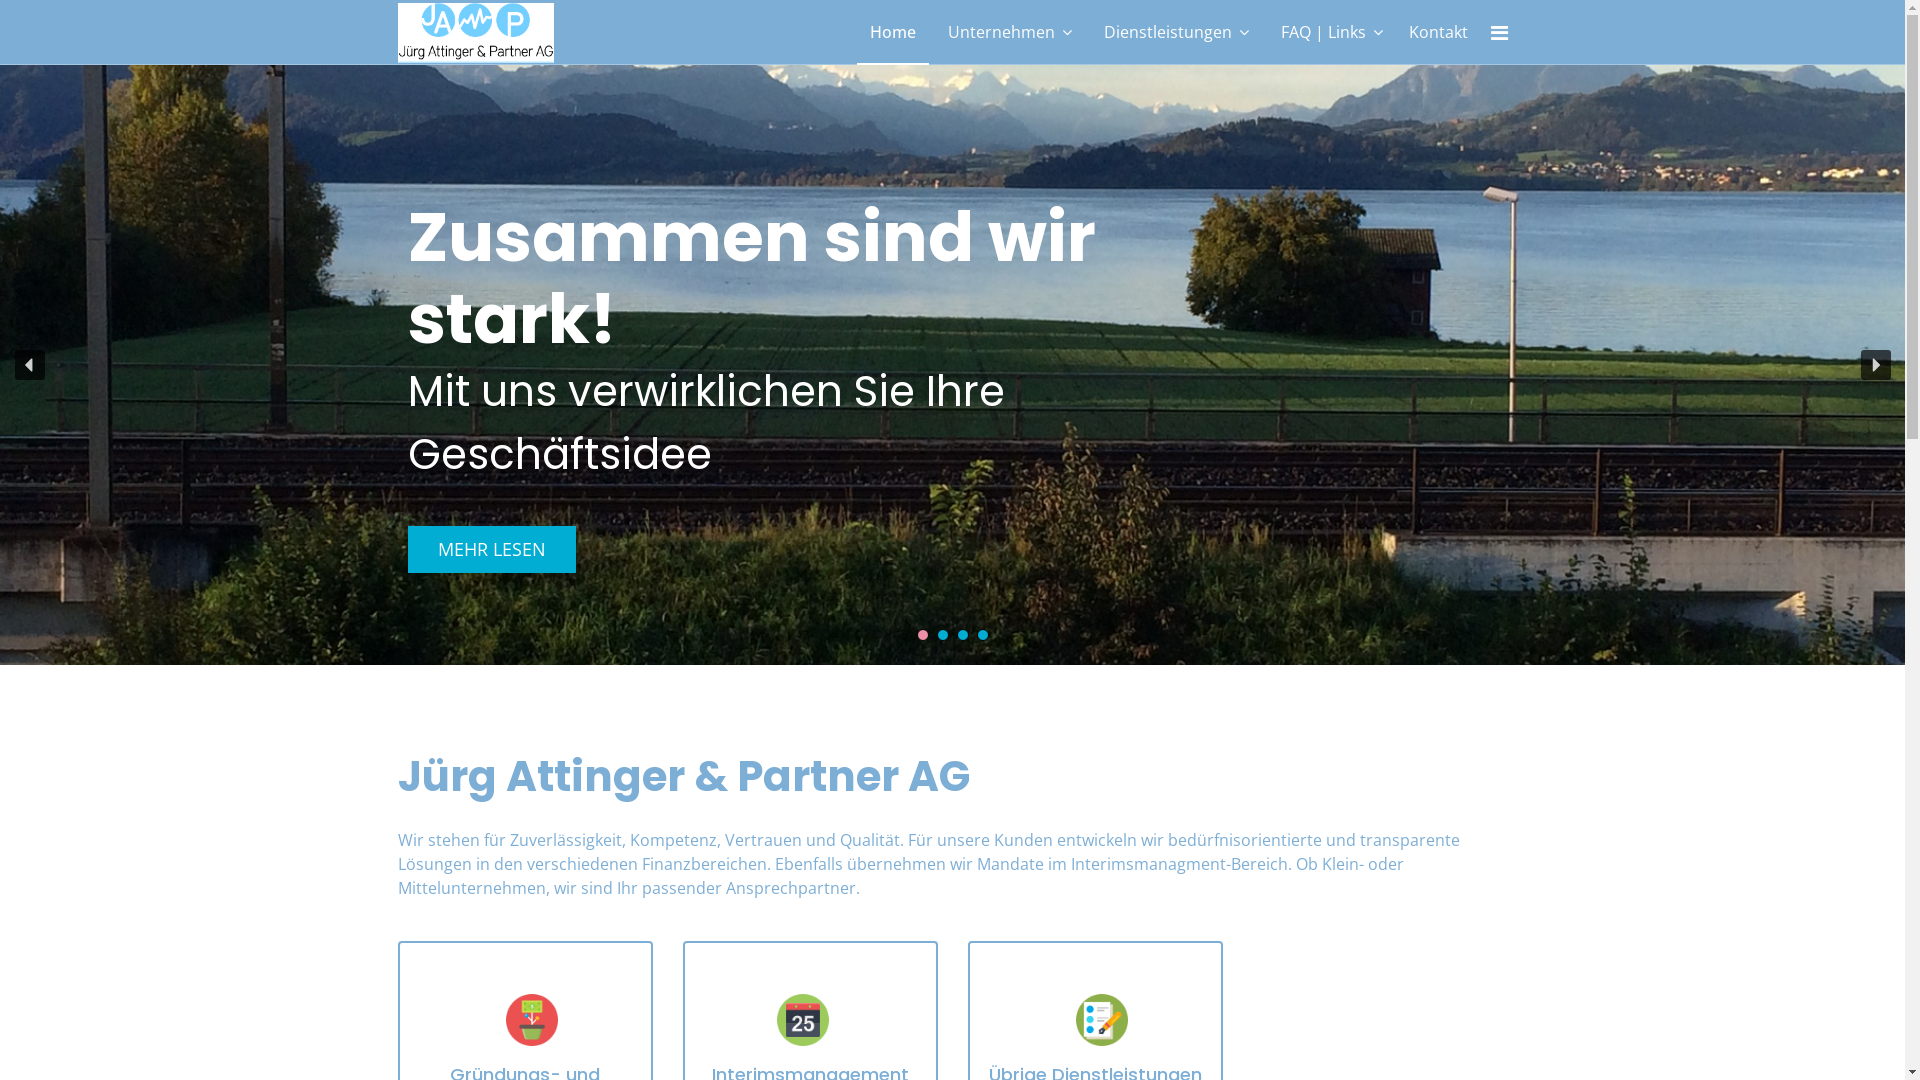 This screenshot has width=1920, height=1080. I want to click on 'Unternehmen', so click(1008, 32).